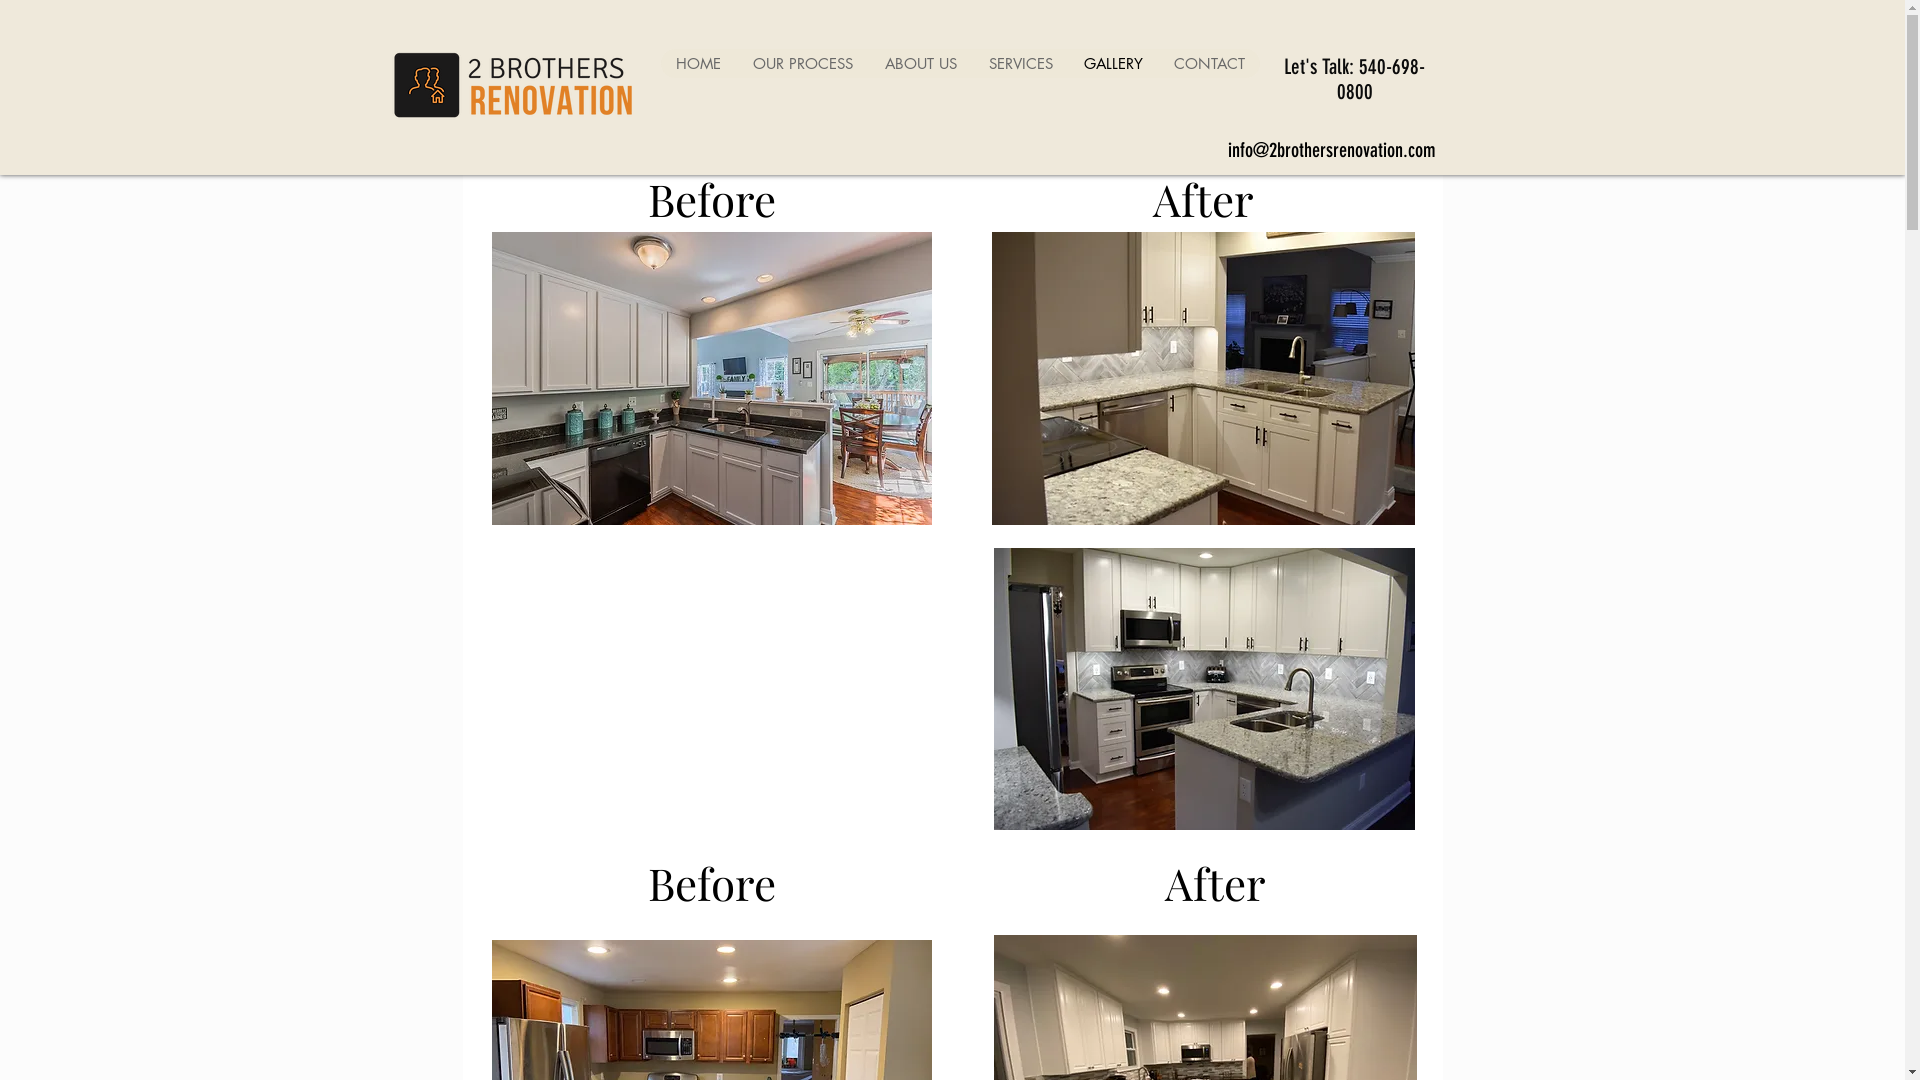  Describe the element at coordinates (801, 62) in the screenshot. I see `'OUR PROCESS'` at that location.